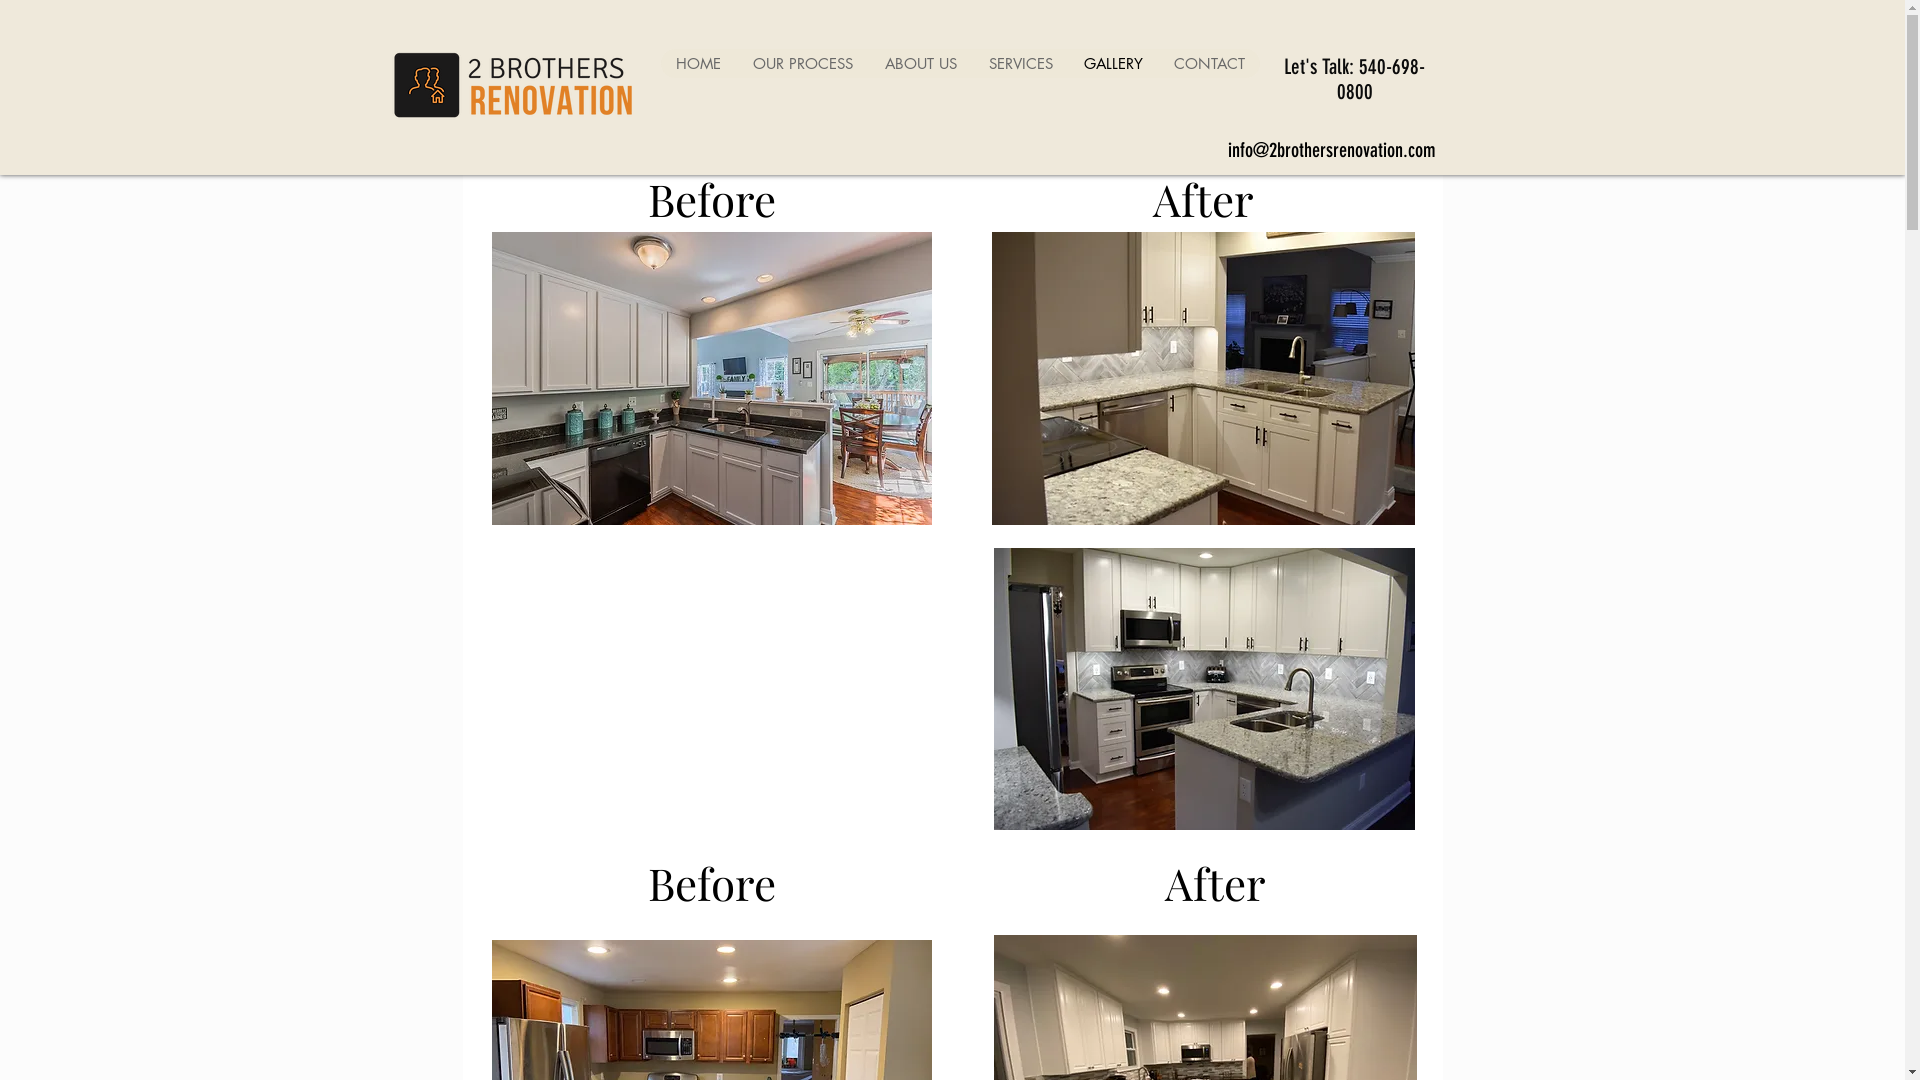  Describe the element at coordinates (801, 62) in the screenshot. I see `'OUR PROCESS'` at that location.